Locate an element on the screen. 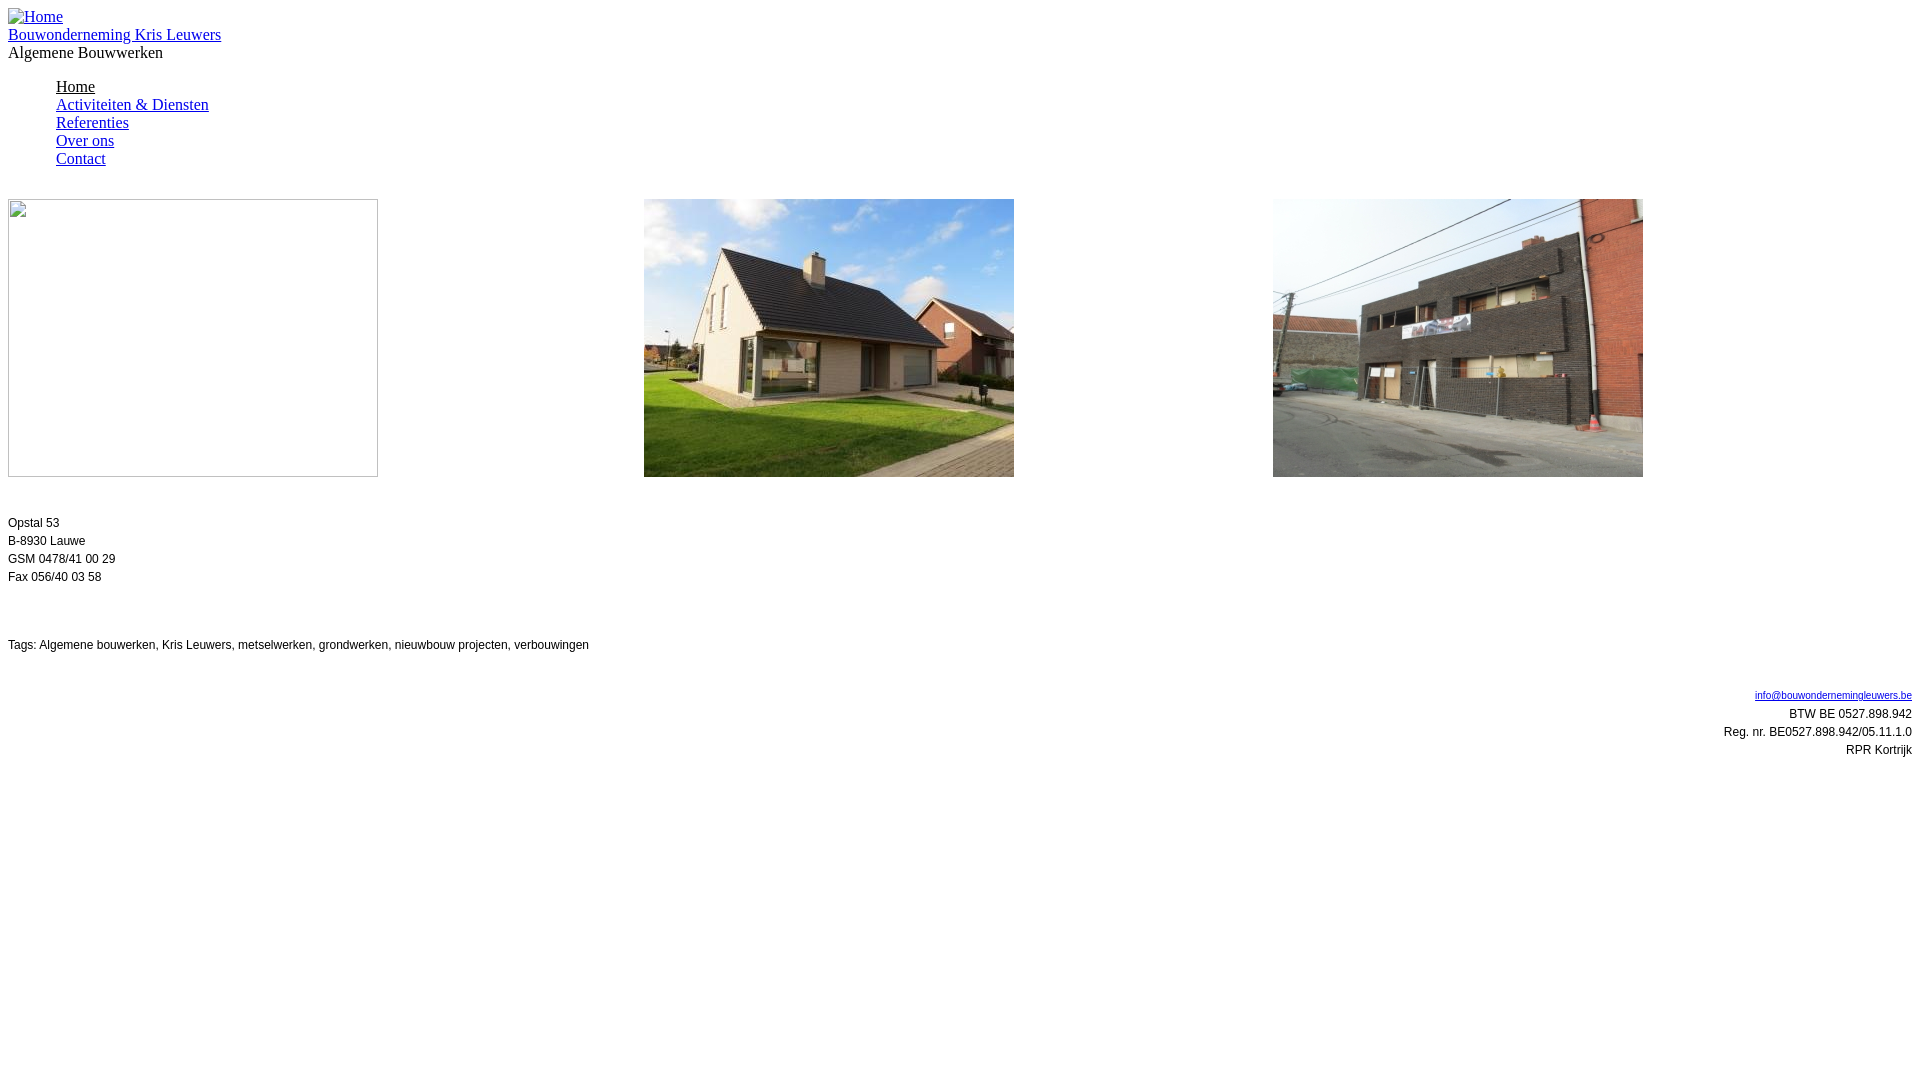 This screenshot has width=1920, height=1080. 'Activiteiten & Diensten' is located at coordinates (131, 104).